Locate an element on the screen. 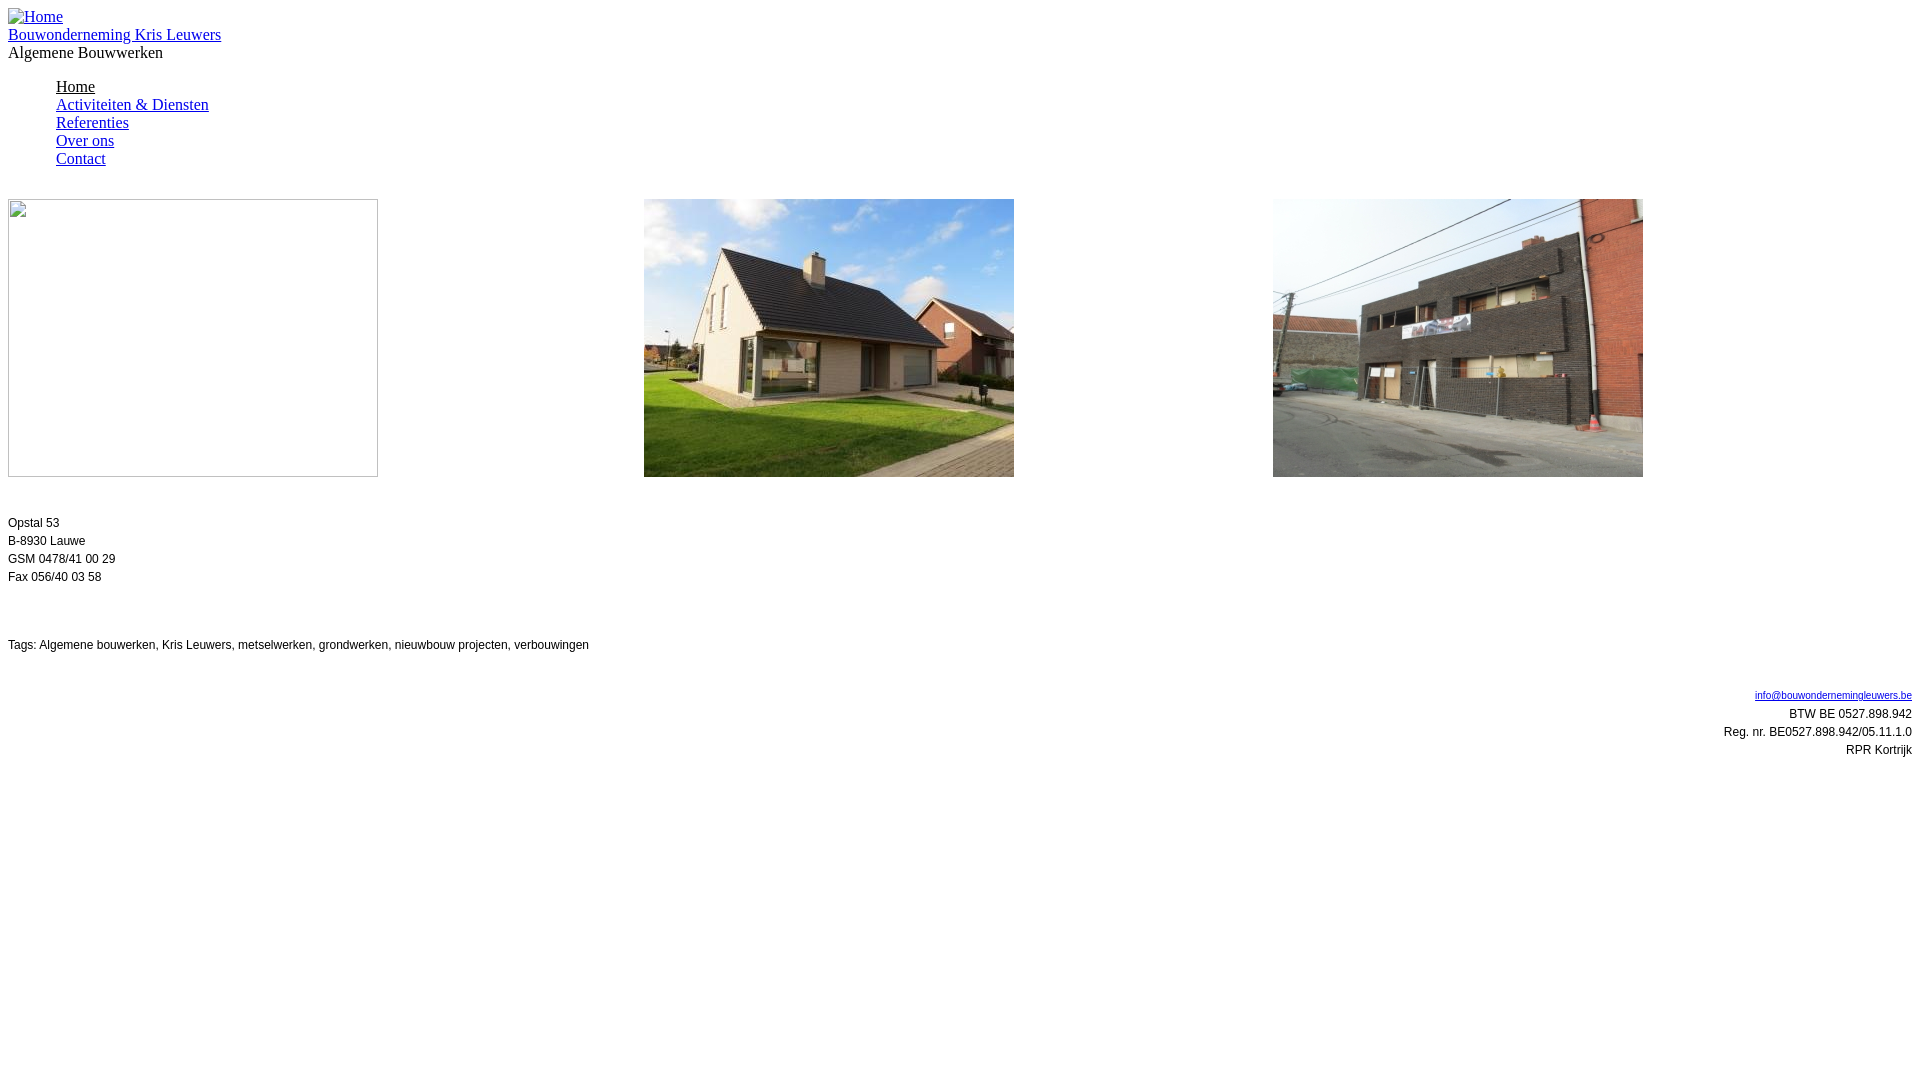 This screenshot has width=1920, height=1080. 'Activiteiten & Diensten' is located at coordinates (131, 104).